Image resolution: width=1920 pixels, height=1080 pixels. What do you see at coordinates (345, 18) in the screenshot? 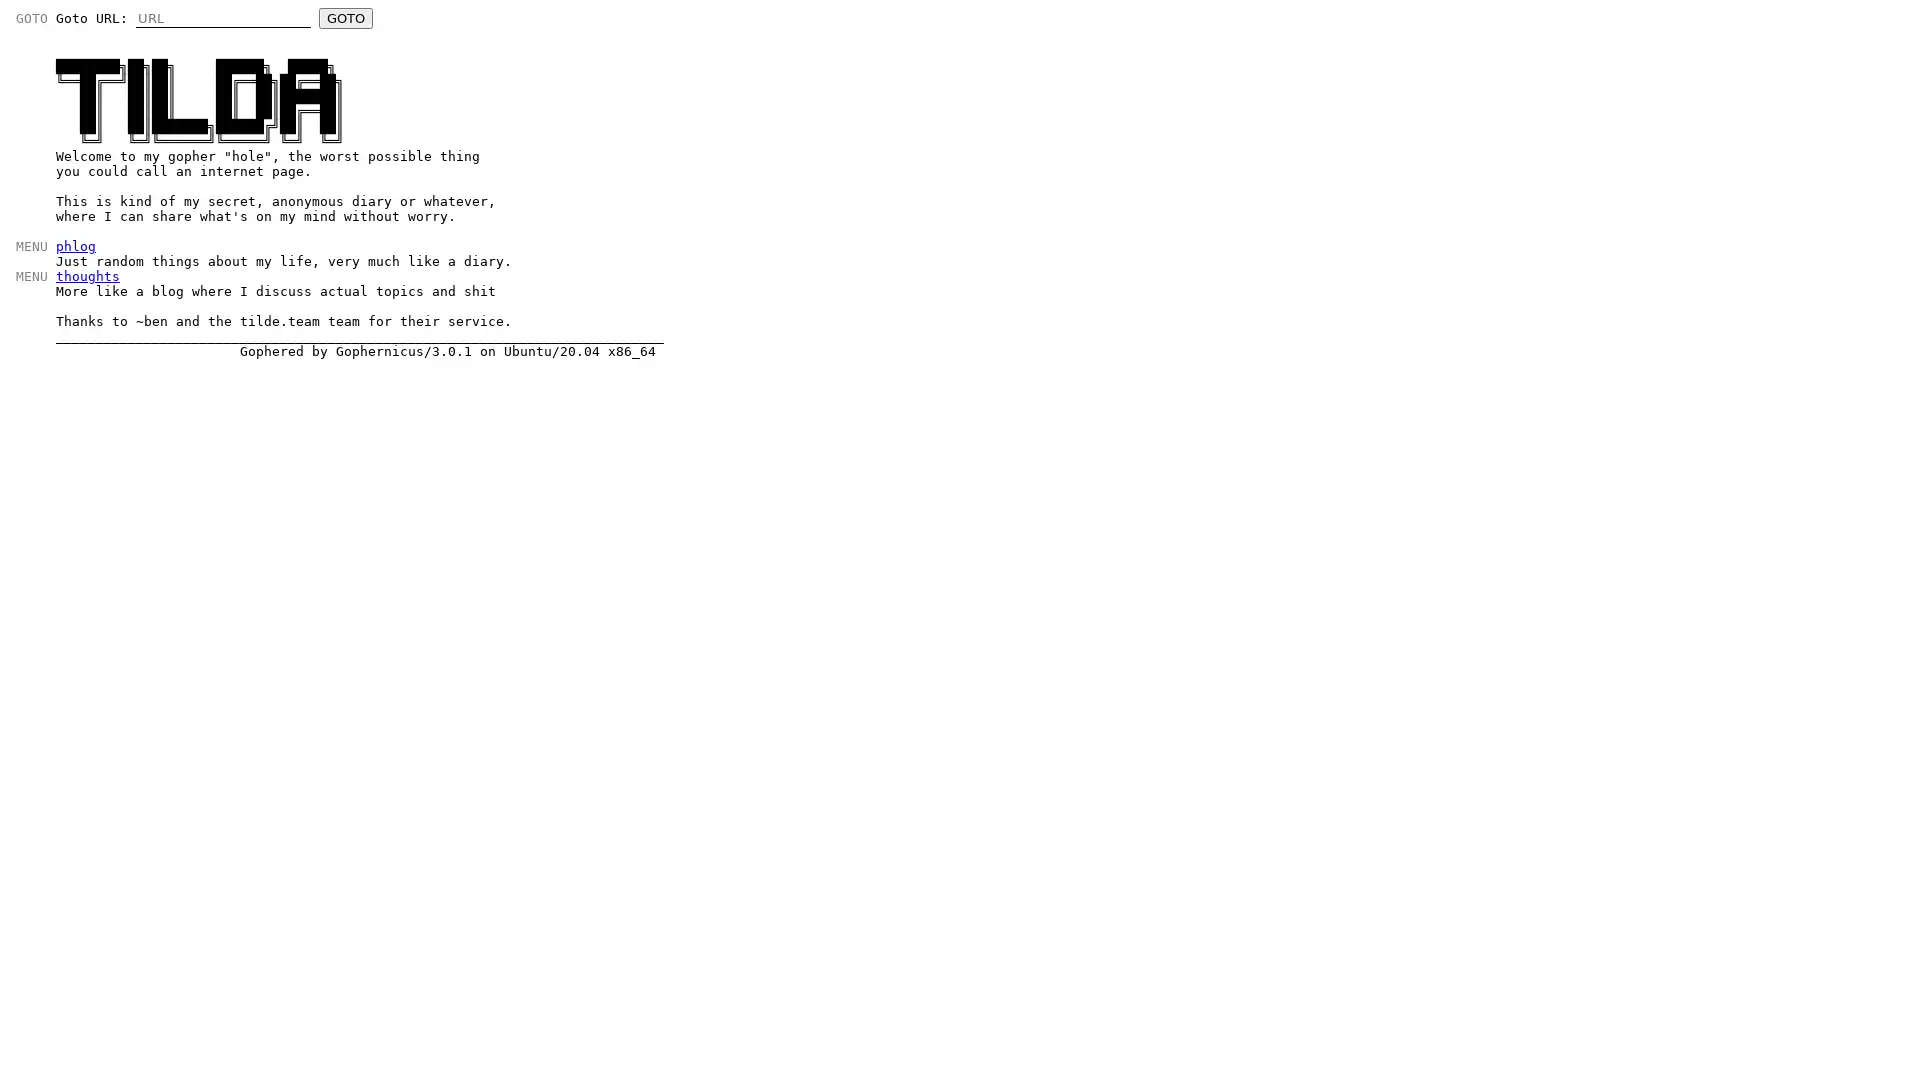
I see `GOTO` at bounding box center [345, 18].